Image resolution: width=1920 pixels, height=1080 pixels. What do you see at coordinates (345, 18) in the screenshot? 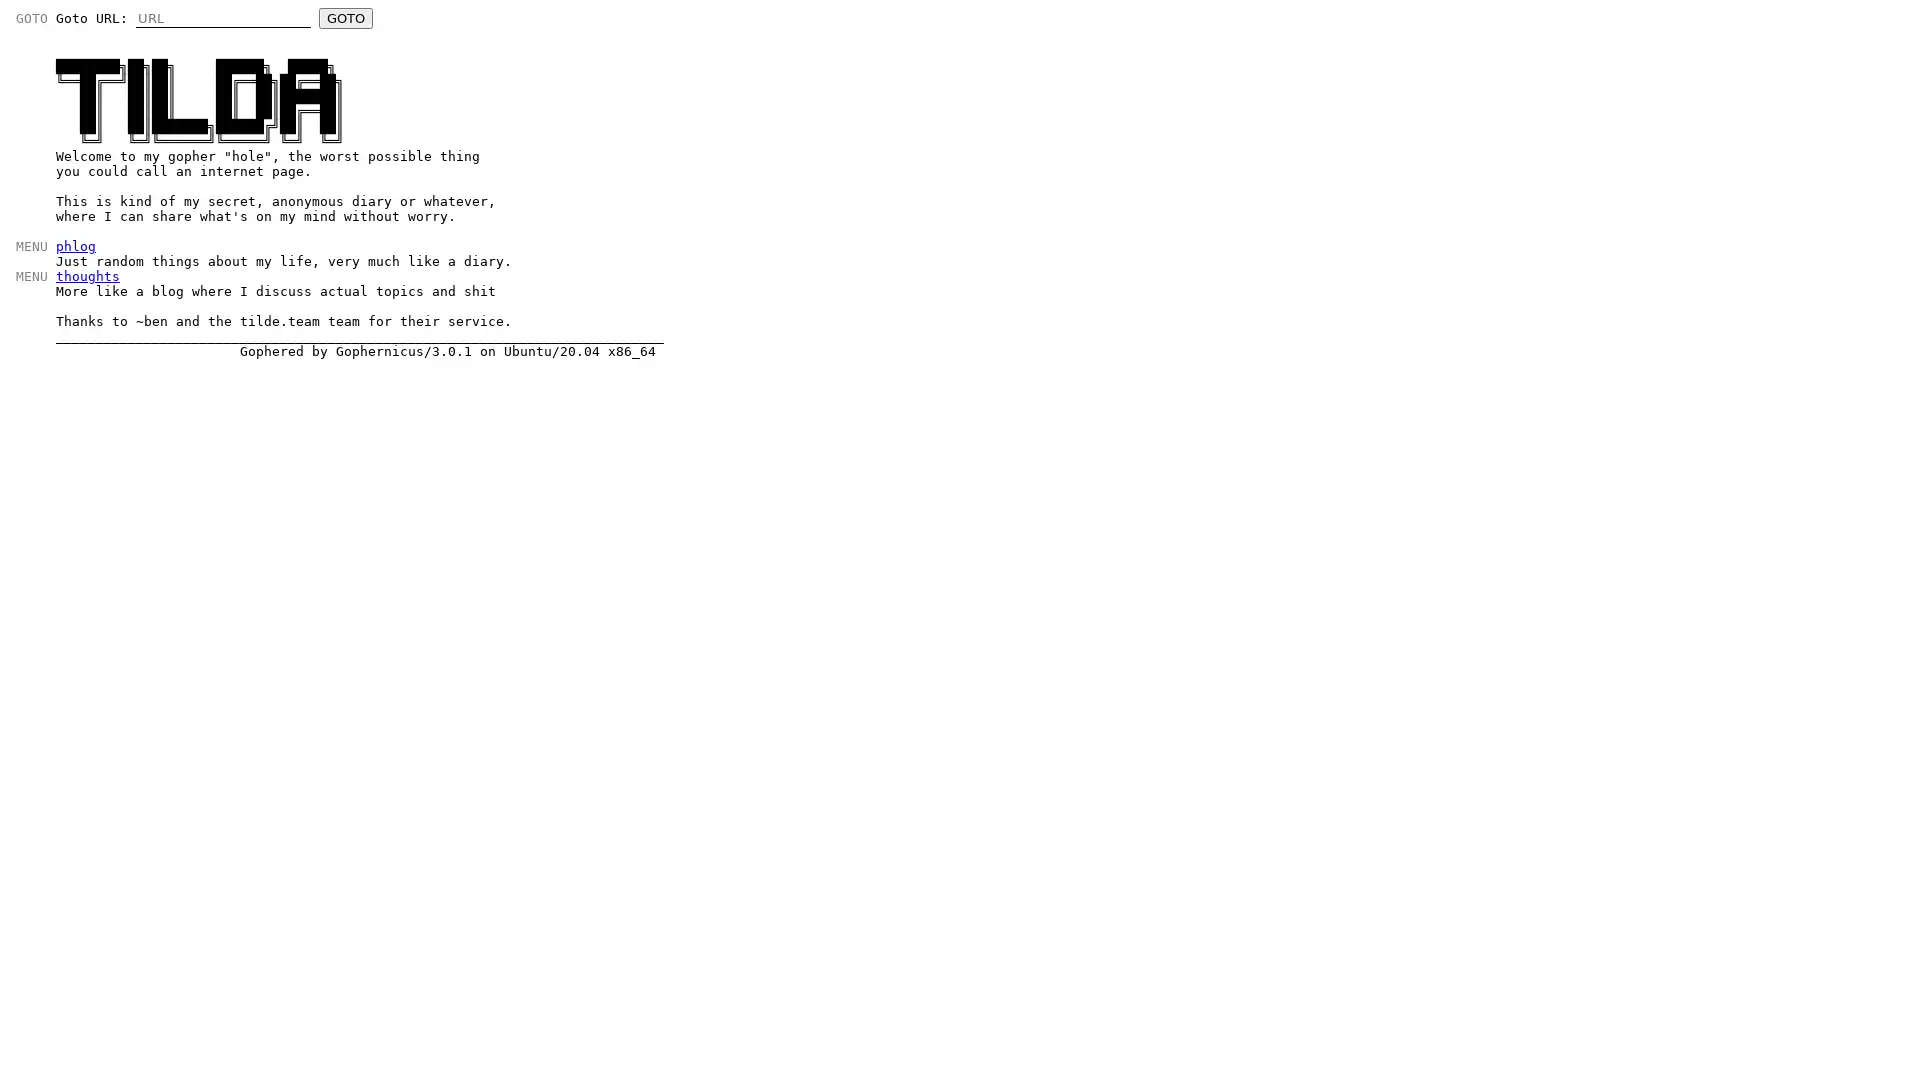
I see `GOTO` at bounding box center [345, 18].